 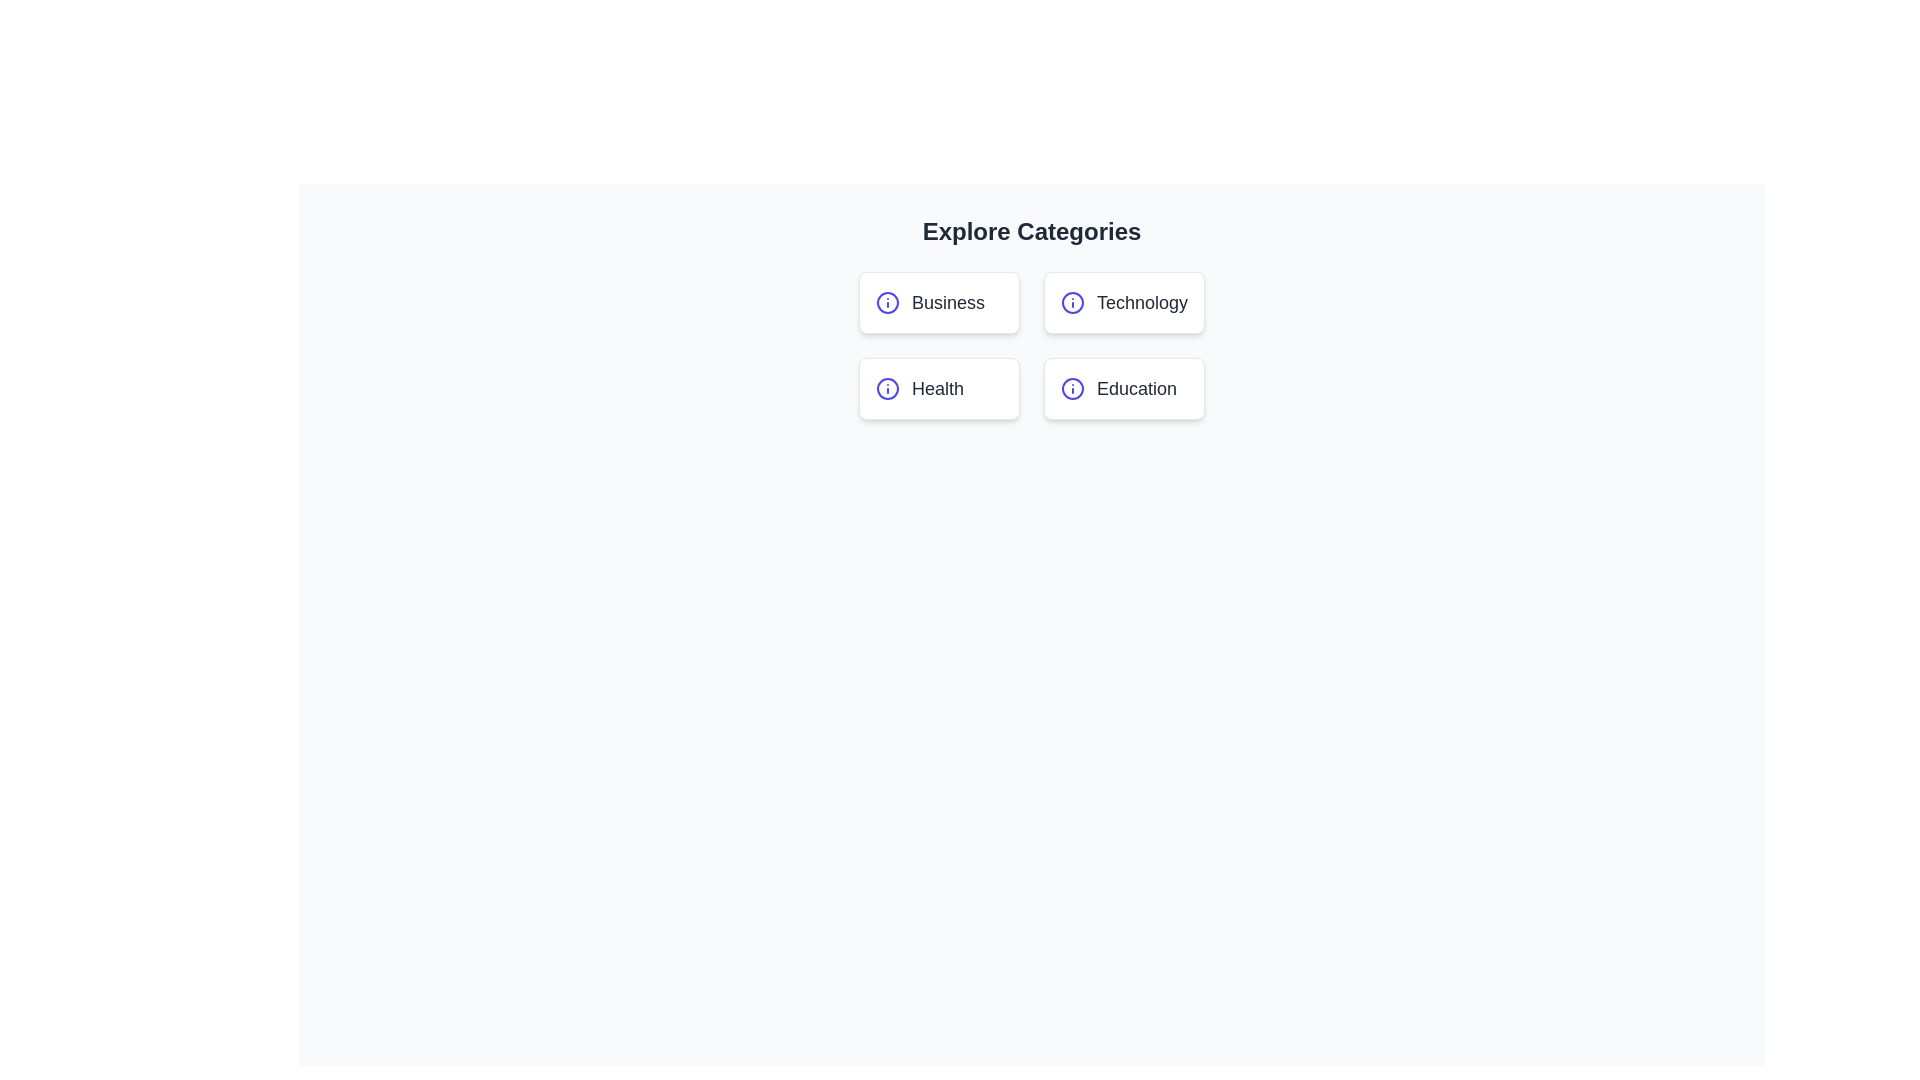 What do you see at coordinates (887, 303) in the screenshot?
I see `the Circle element within the SVG graphic that represents the 'Business' category, located under the title 'Explore Categories'` at bounding box center [887, 303].